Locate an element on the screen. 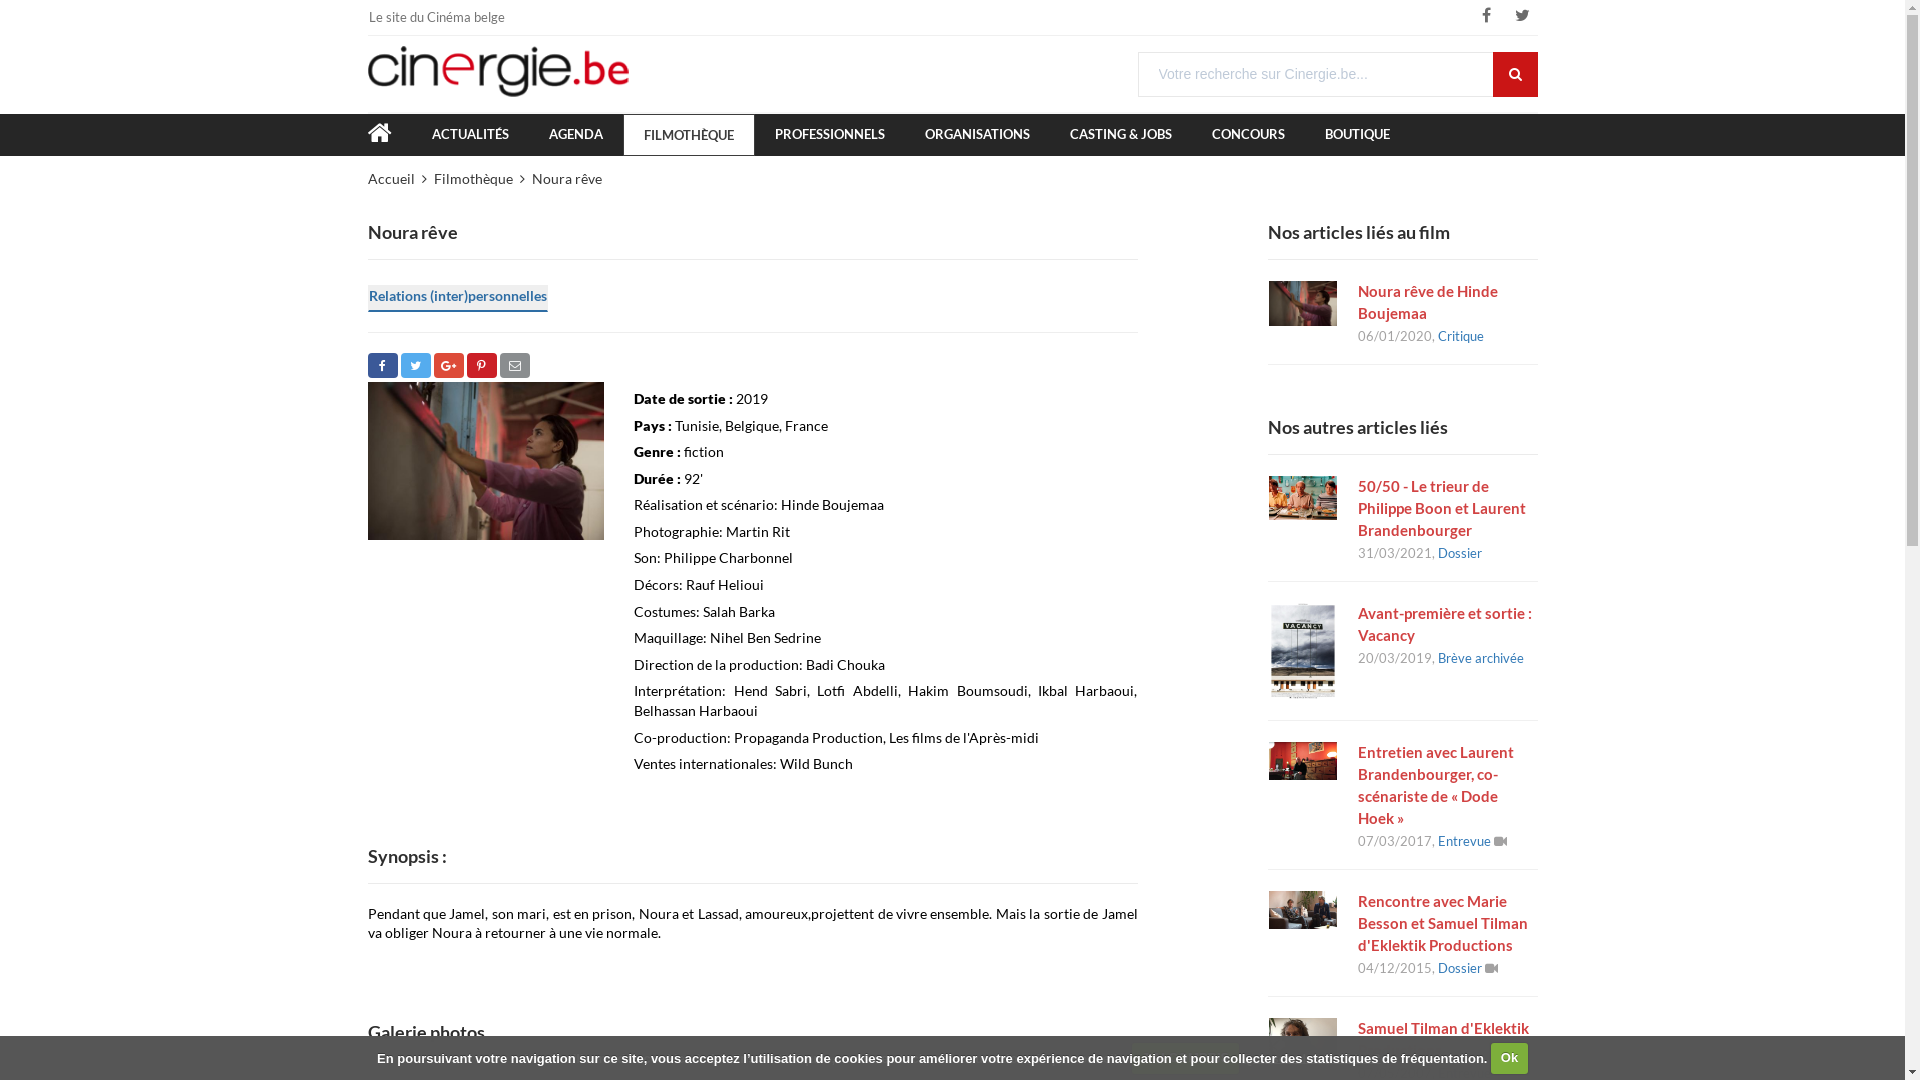 The height and width of the screenshot is (1080, 1920). 'BOUTIQUE' is located at coordinates (1324, 134).